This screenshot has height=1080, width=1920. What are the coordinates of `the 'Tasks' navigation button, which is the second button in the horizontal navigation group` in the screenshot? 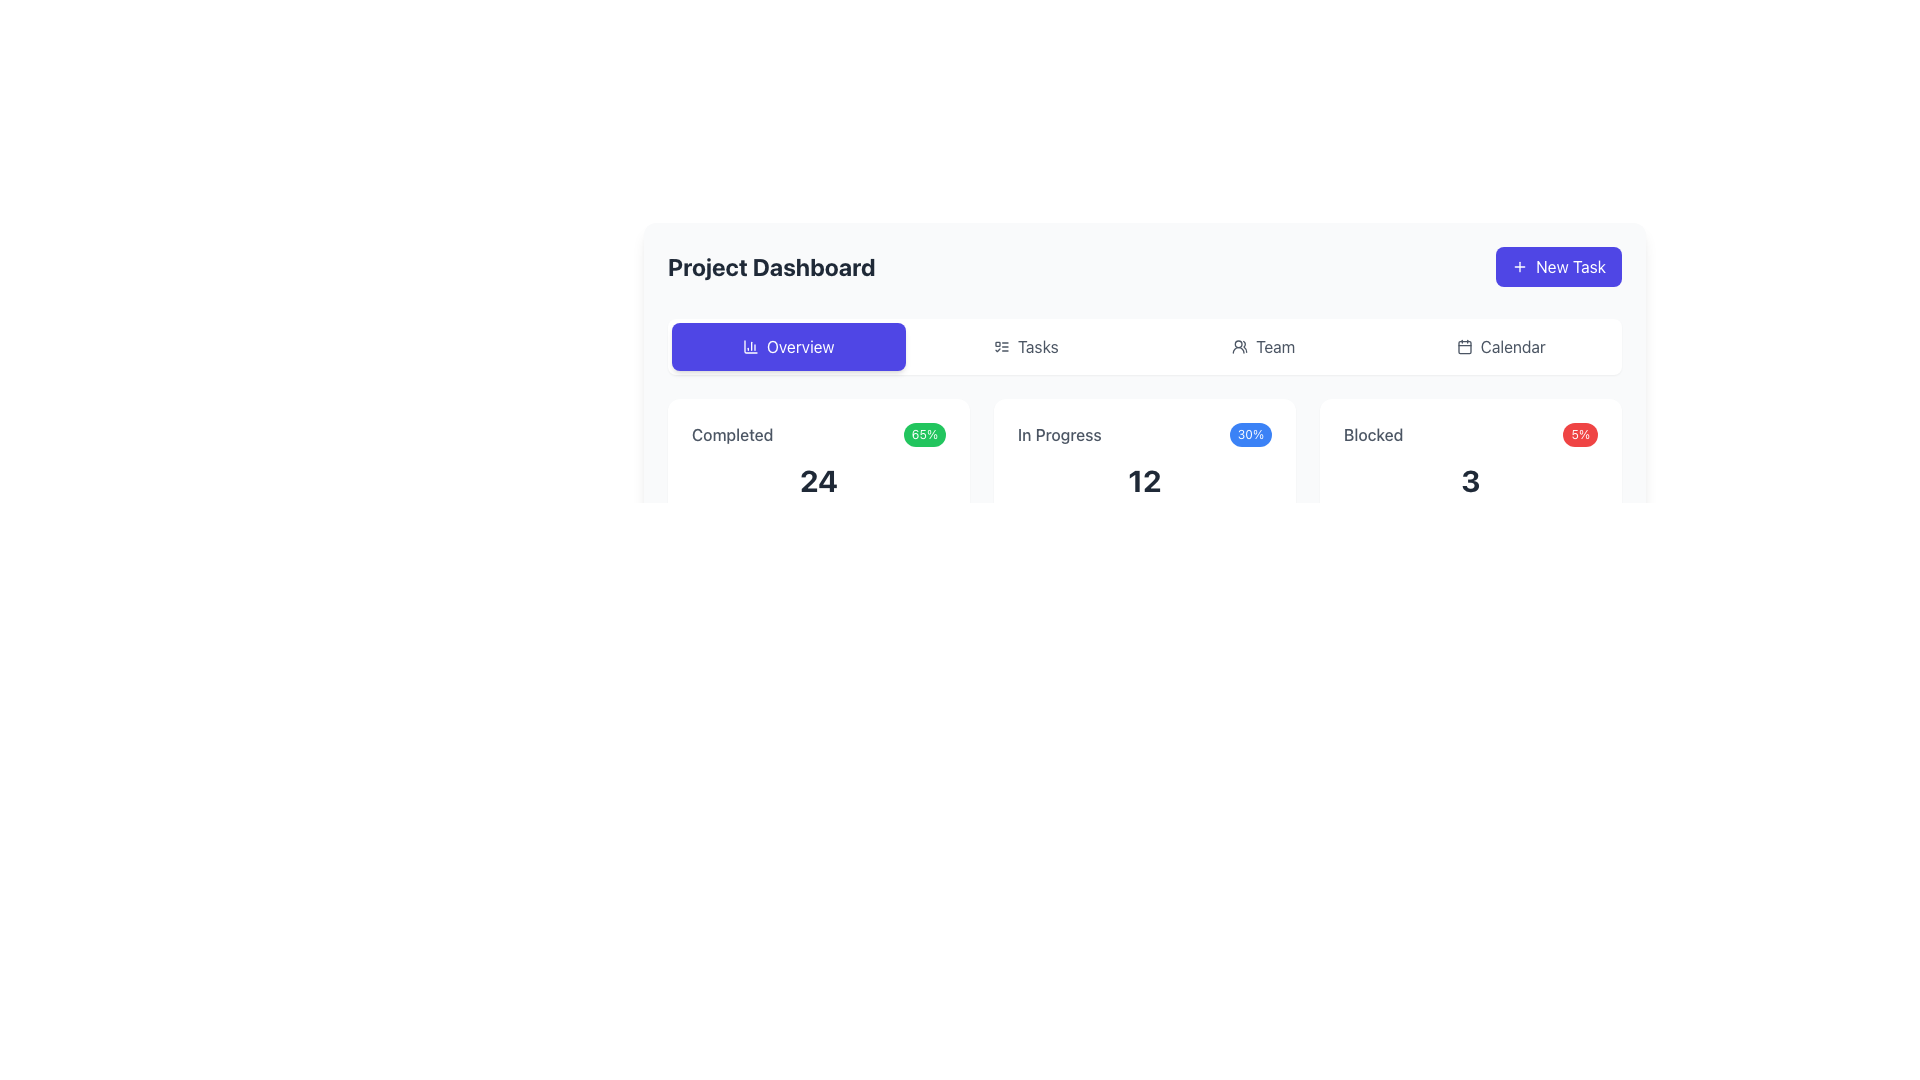 It's located at (1026, 346).